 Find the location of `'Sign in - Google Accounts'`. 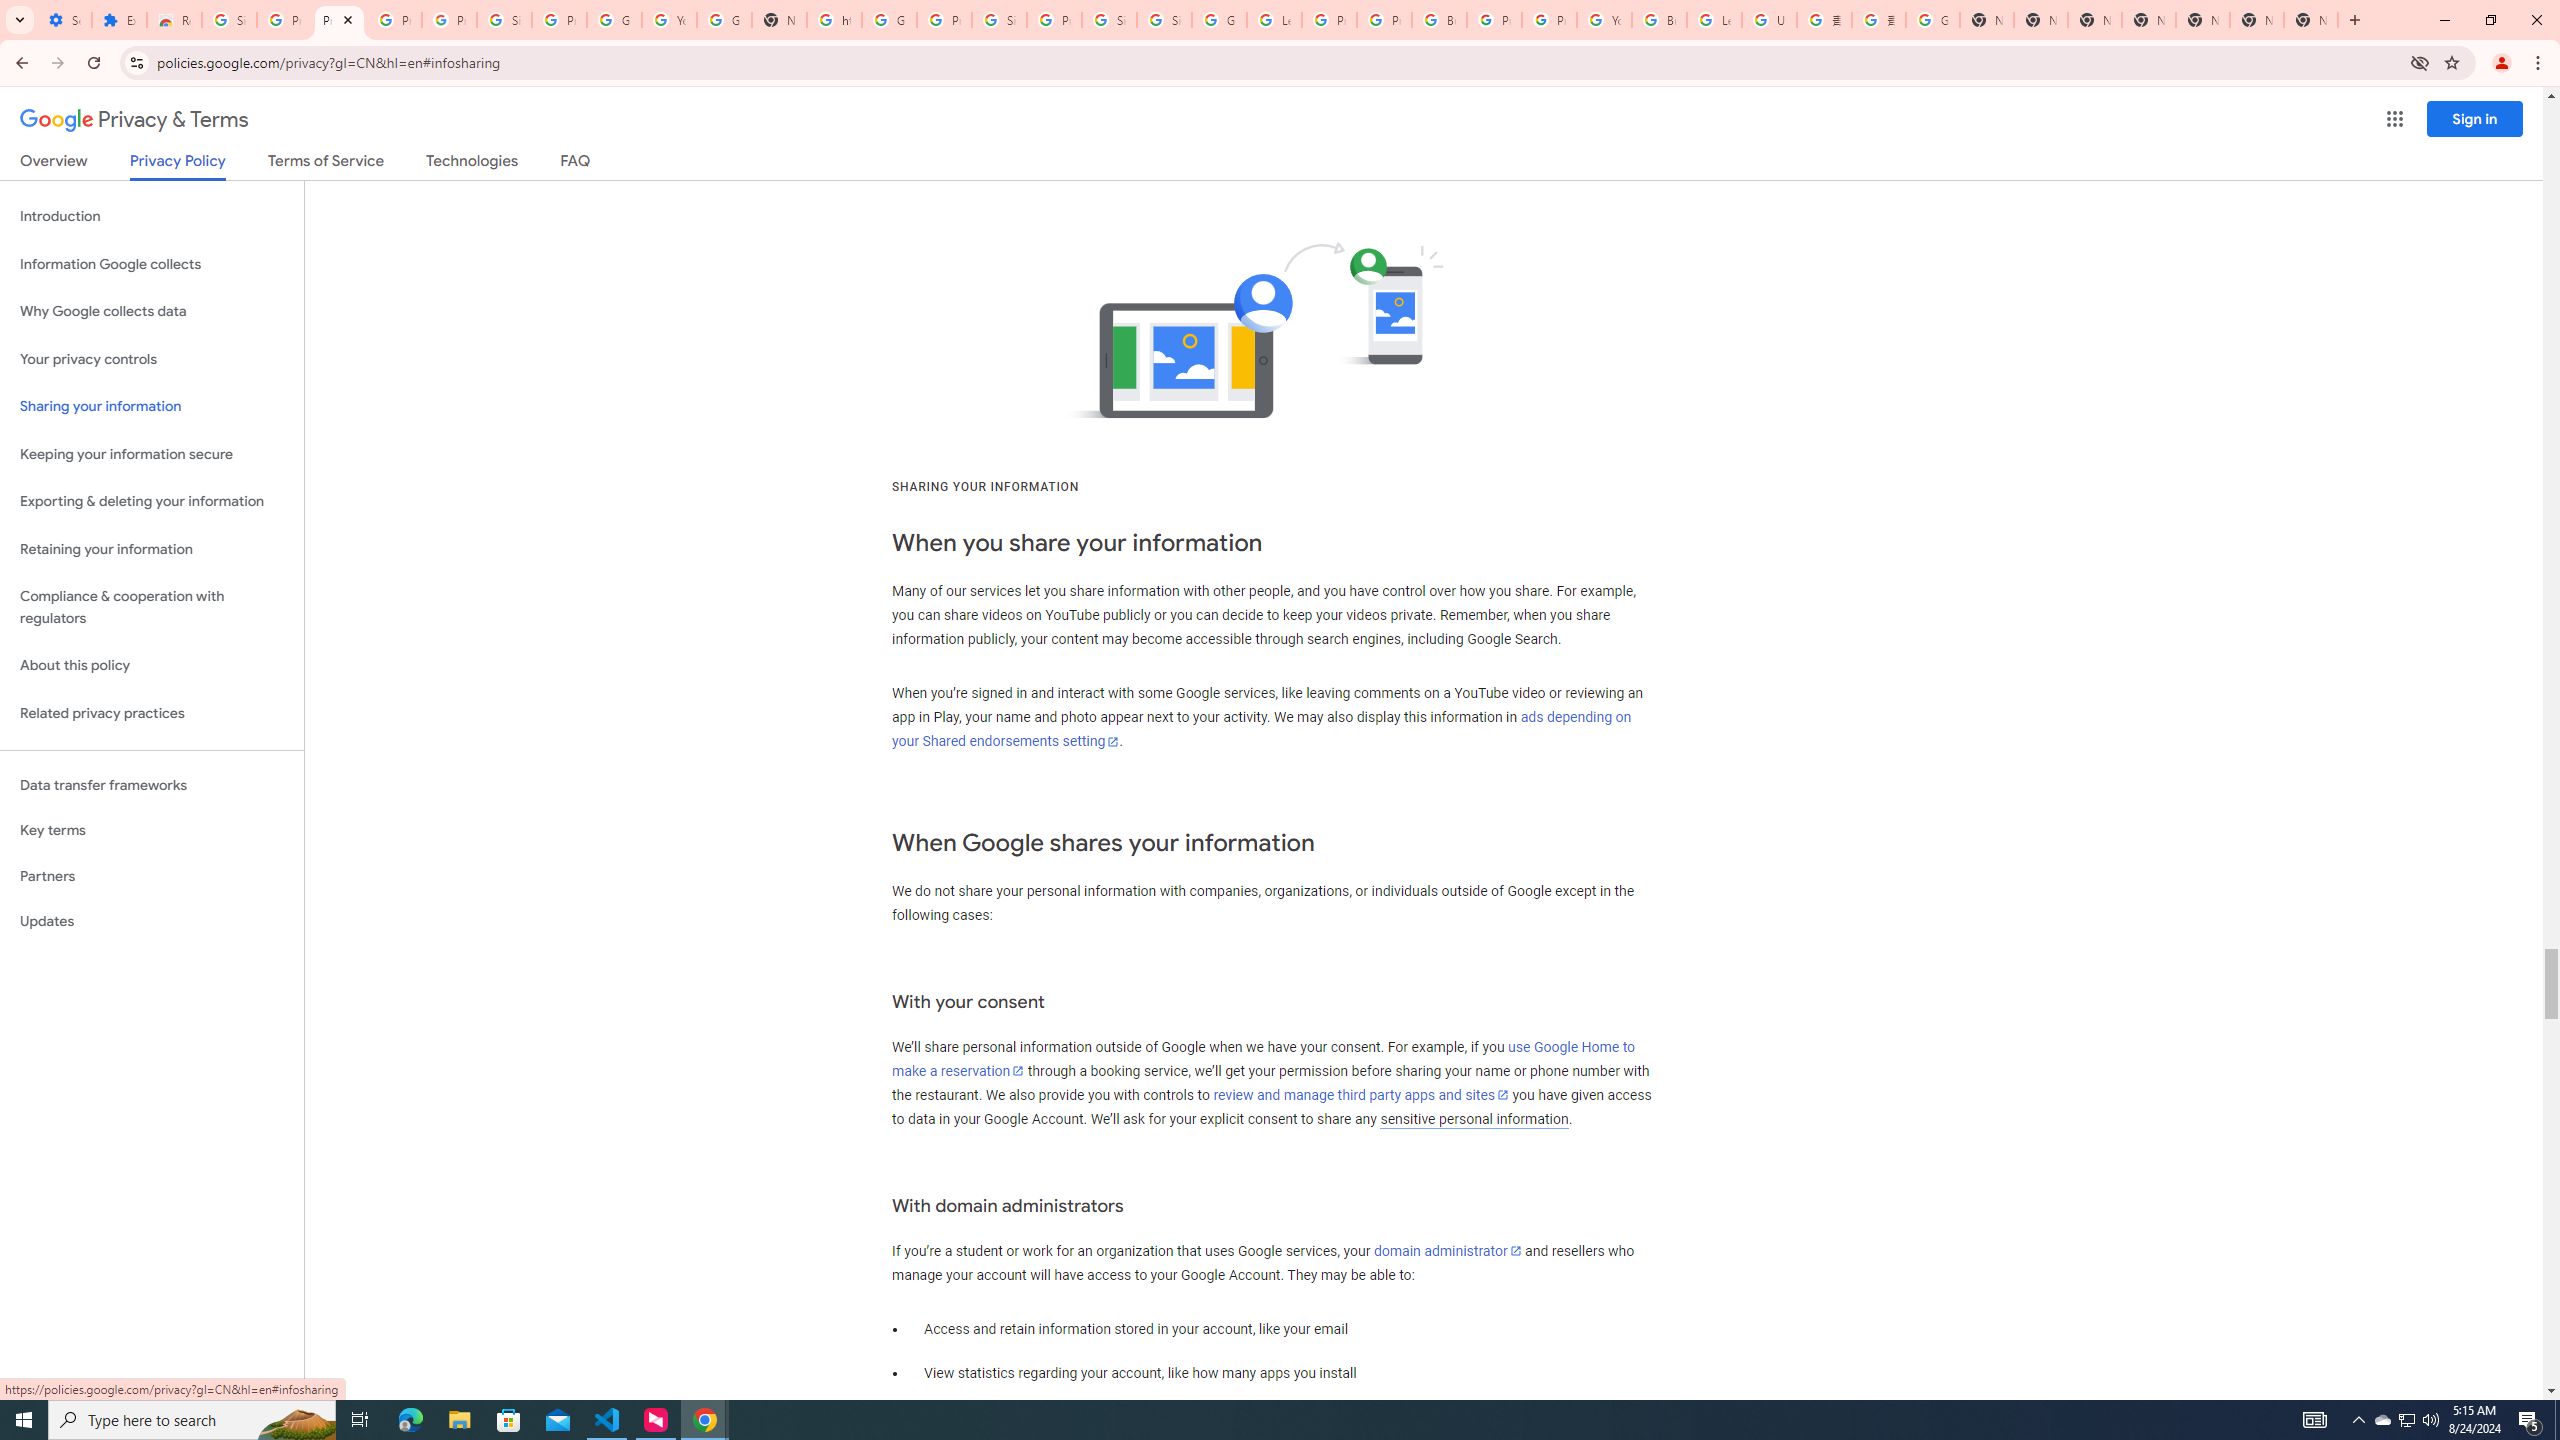

'Sign in - Google Accounts' is located at coordinates (1108, 19).